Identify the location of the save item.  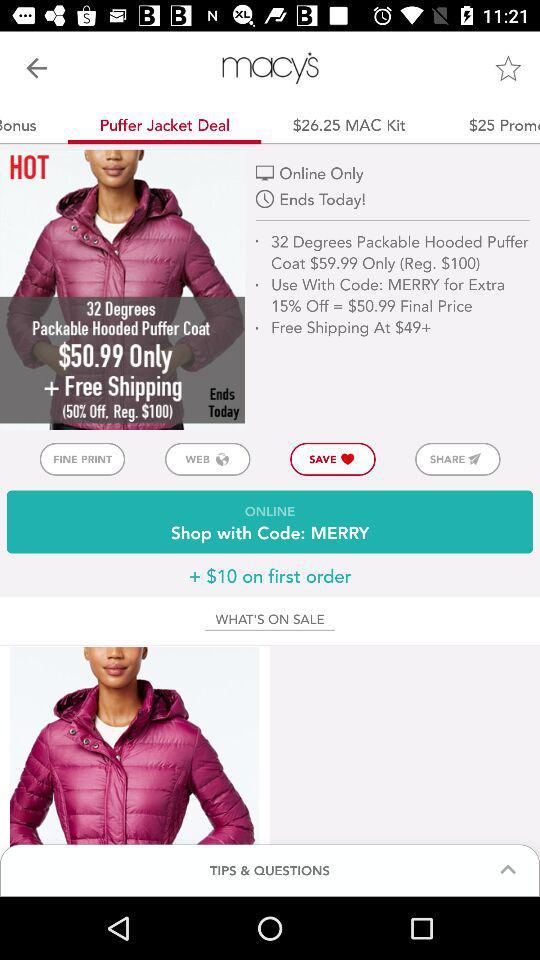
(333, 459).